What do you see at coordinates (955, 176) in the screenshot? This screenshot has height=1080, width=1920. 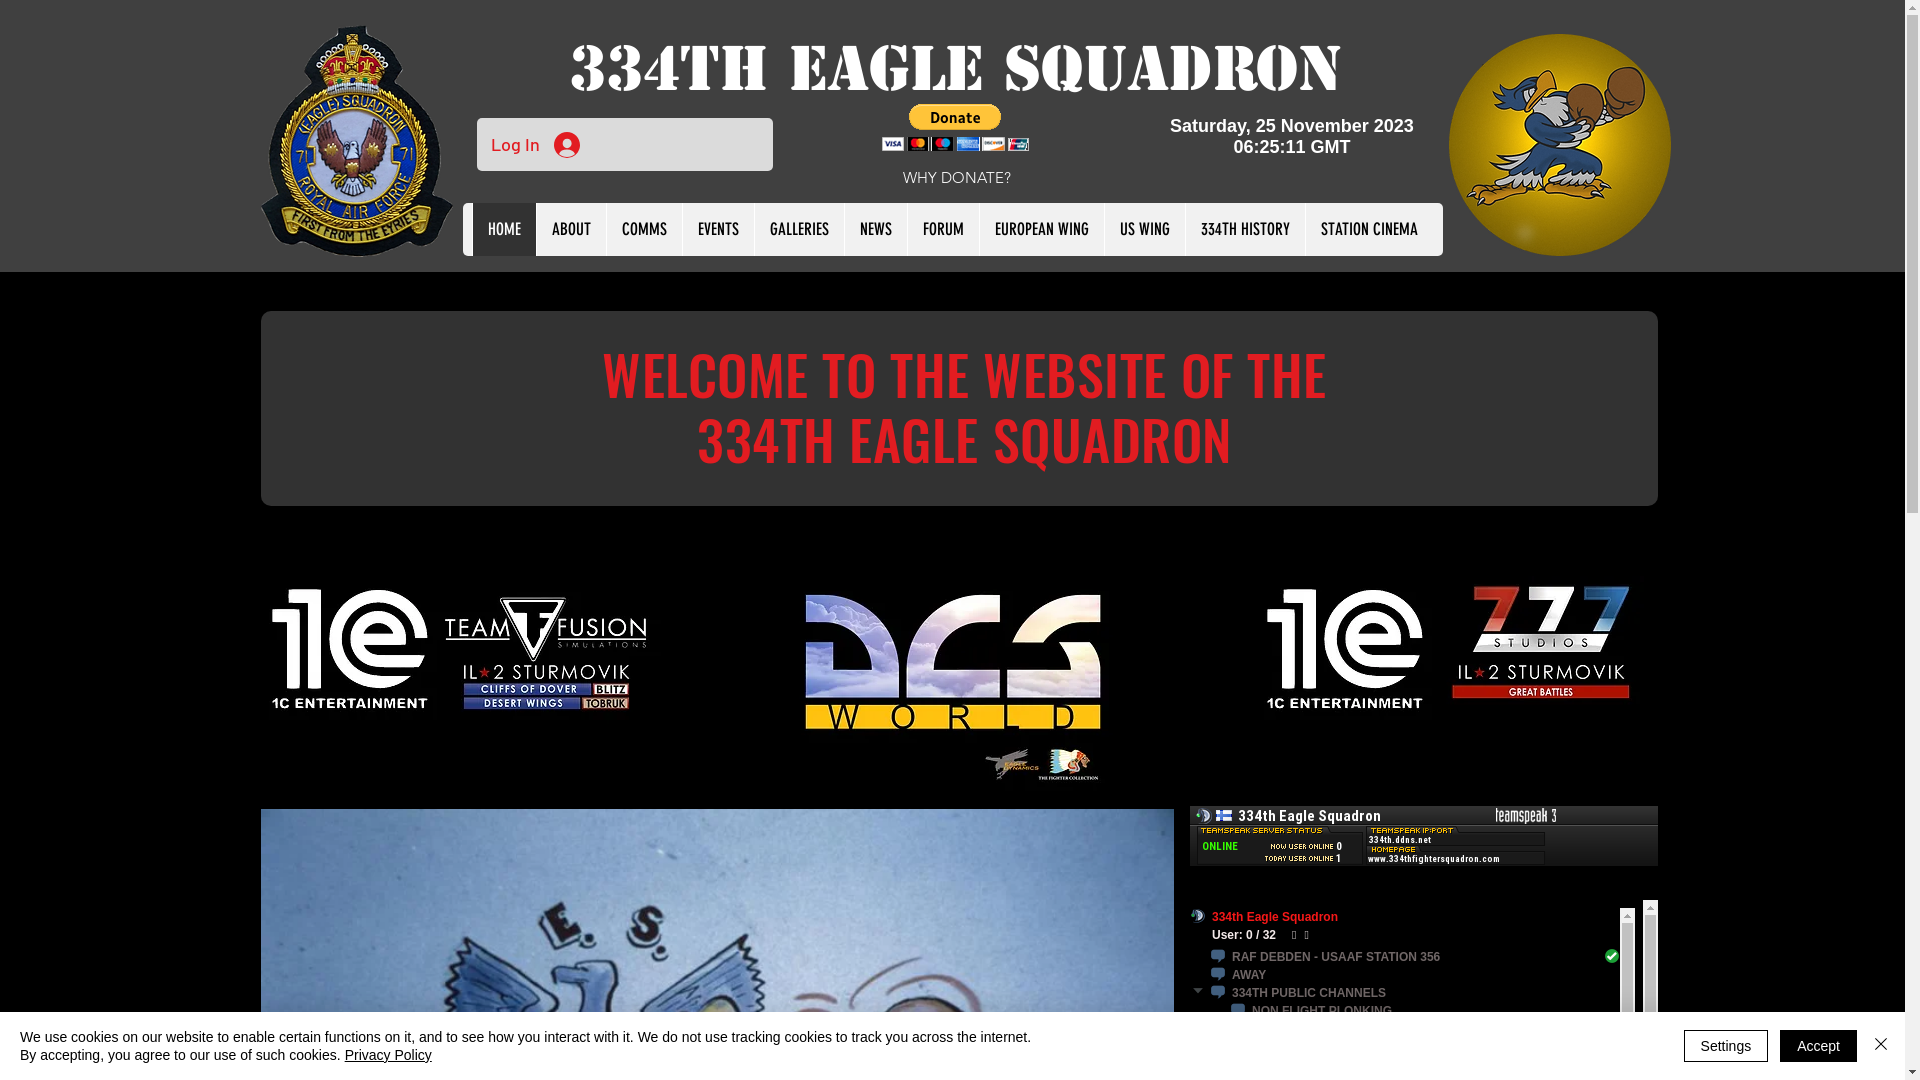 I see `'WHY DONATE?'` at bounding box center [955, 176].